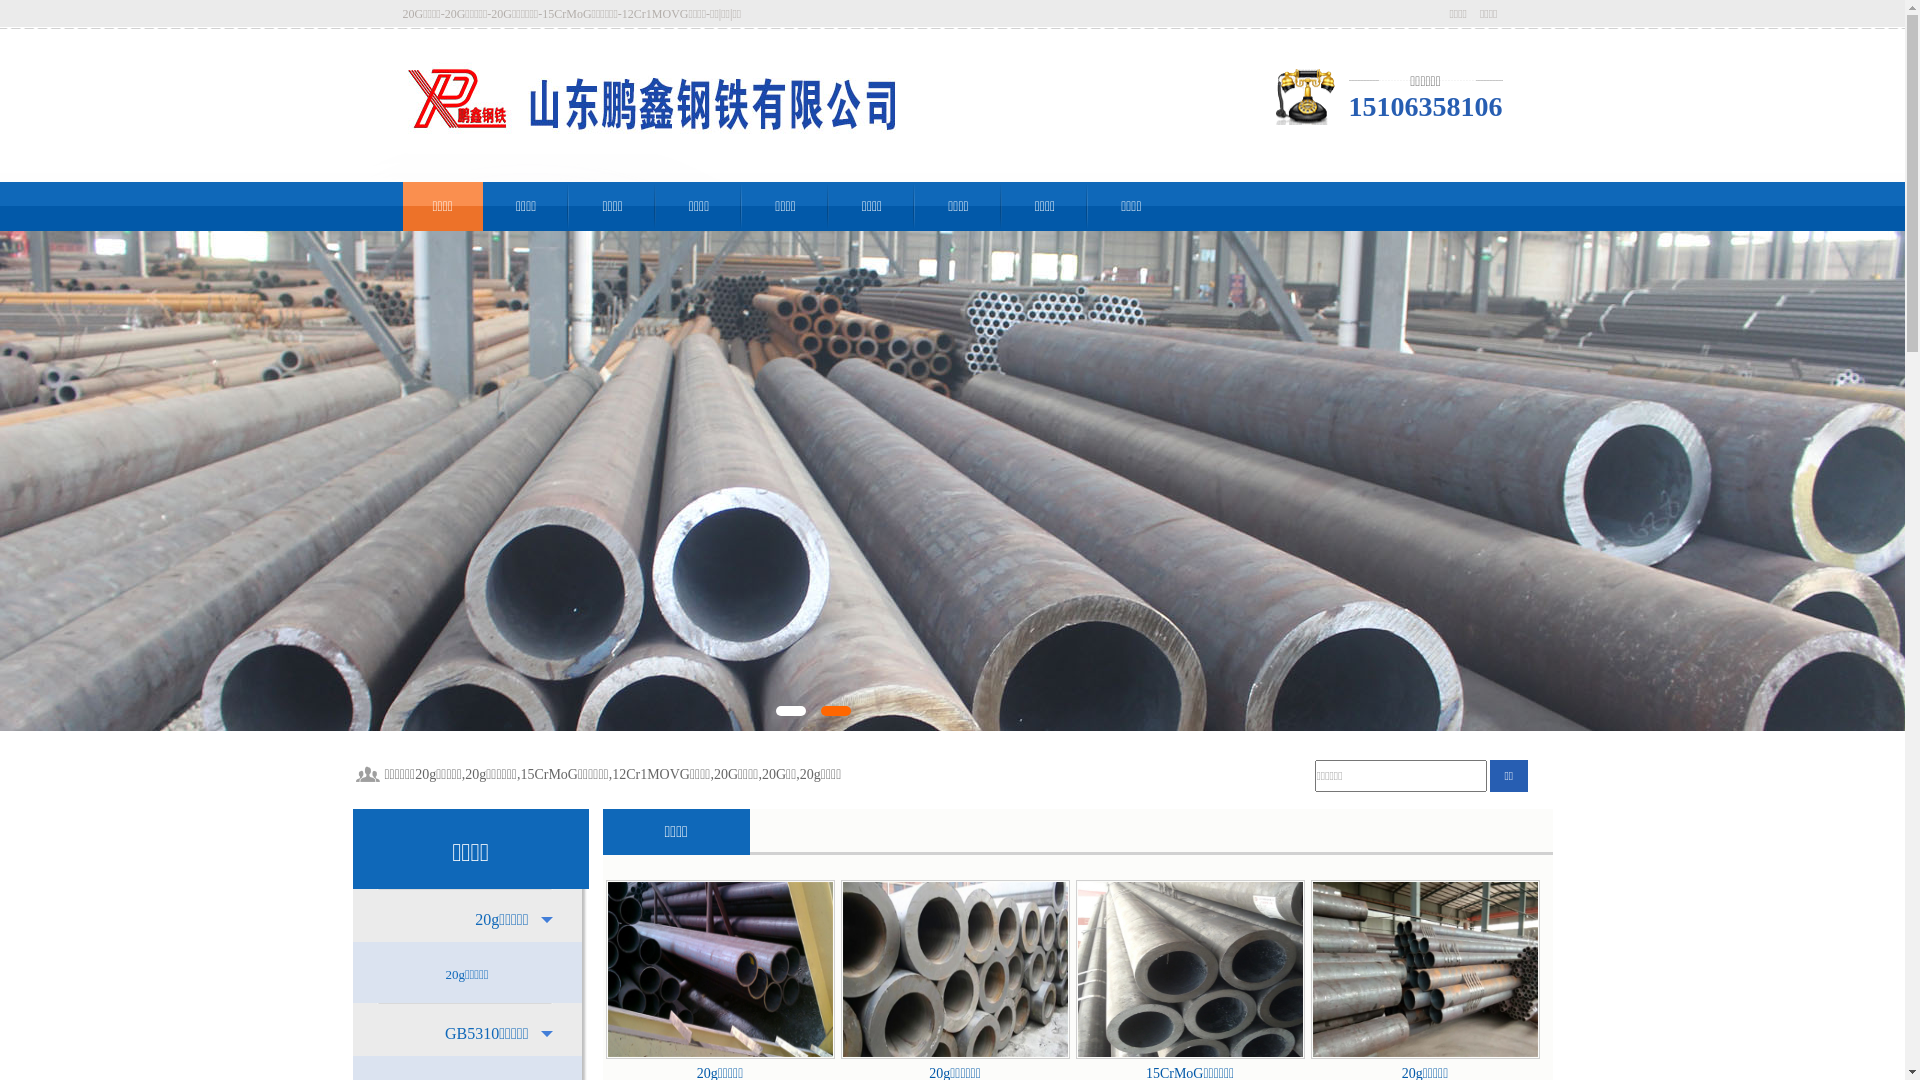 This screenshot has height=1080, width=1920. What do you see at coordinates (835, 709) in the screenshot?
I see `'2'` at bounding box center [835, 709].